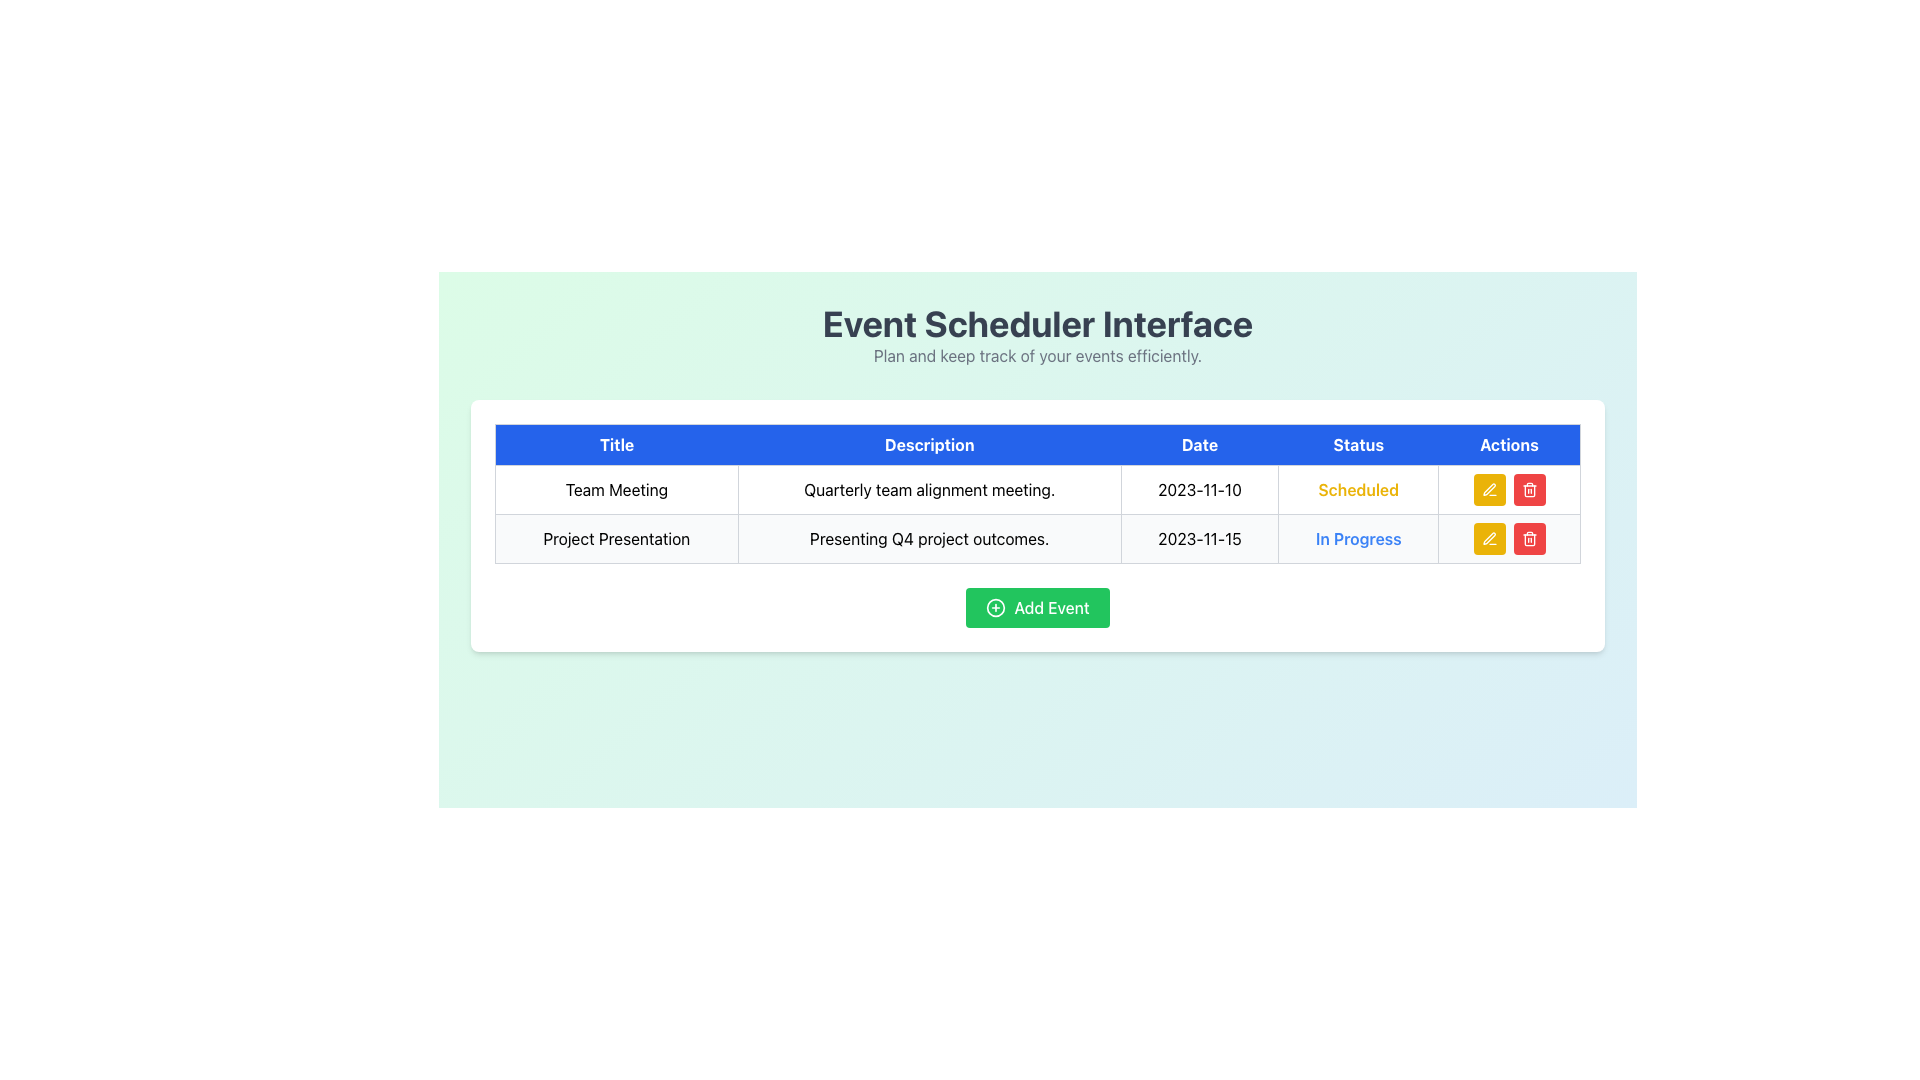  Describe the element at coordinates (1509, 443) in the screenshot. I see `the Text label located in the table header row at the top right corner, which indicates the purpose of the corresponding actions column after 'Status'` at that location.